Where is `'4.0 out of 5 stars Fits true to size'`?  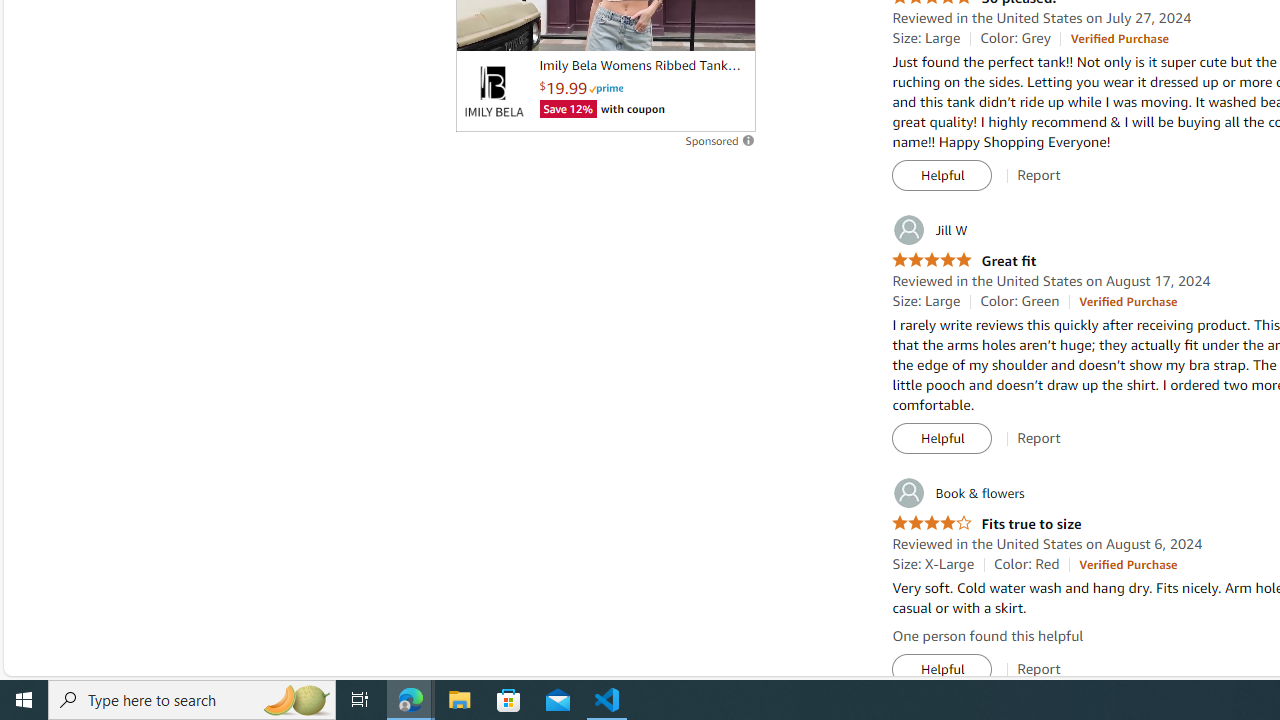 '4.0 out of 5 stars Fits true to size' is located at coordinates (986, 523).